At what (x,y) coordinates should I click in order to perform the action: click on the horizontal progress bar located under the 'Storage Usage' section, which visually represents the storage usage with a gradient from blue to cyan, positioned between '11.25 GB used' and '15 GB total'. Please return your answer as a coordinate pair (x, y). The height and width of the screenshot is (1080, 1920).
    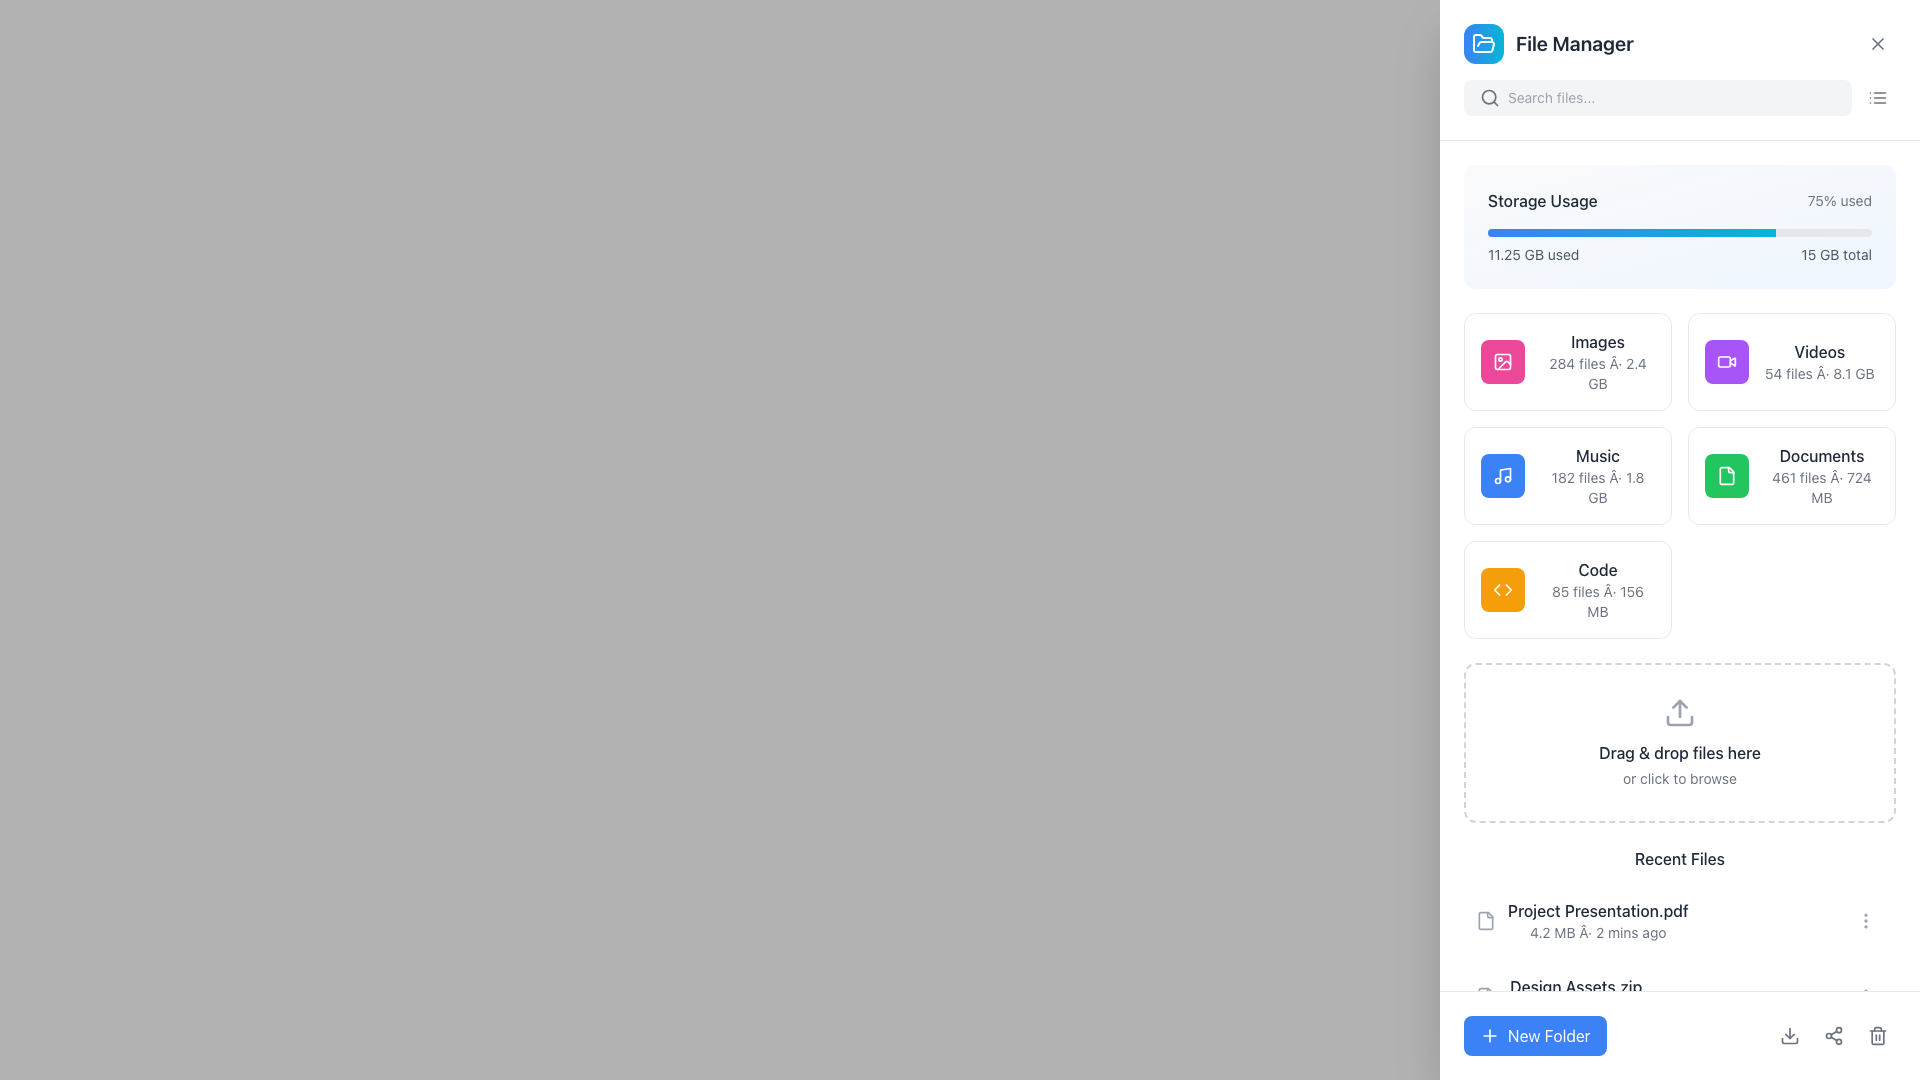
    Looking at the image, I should click on (1680, 231).